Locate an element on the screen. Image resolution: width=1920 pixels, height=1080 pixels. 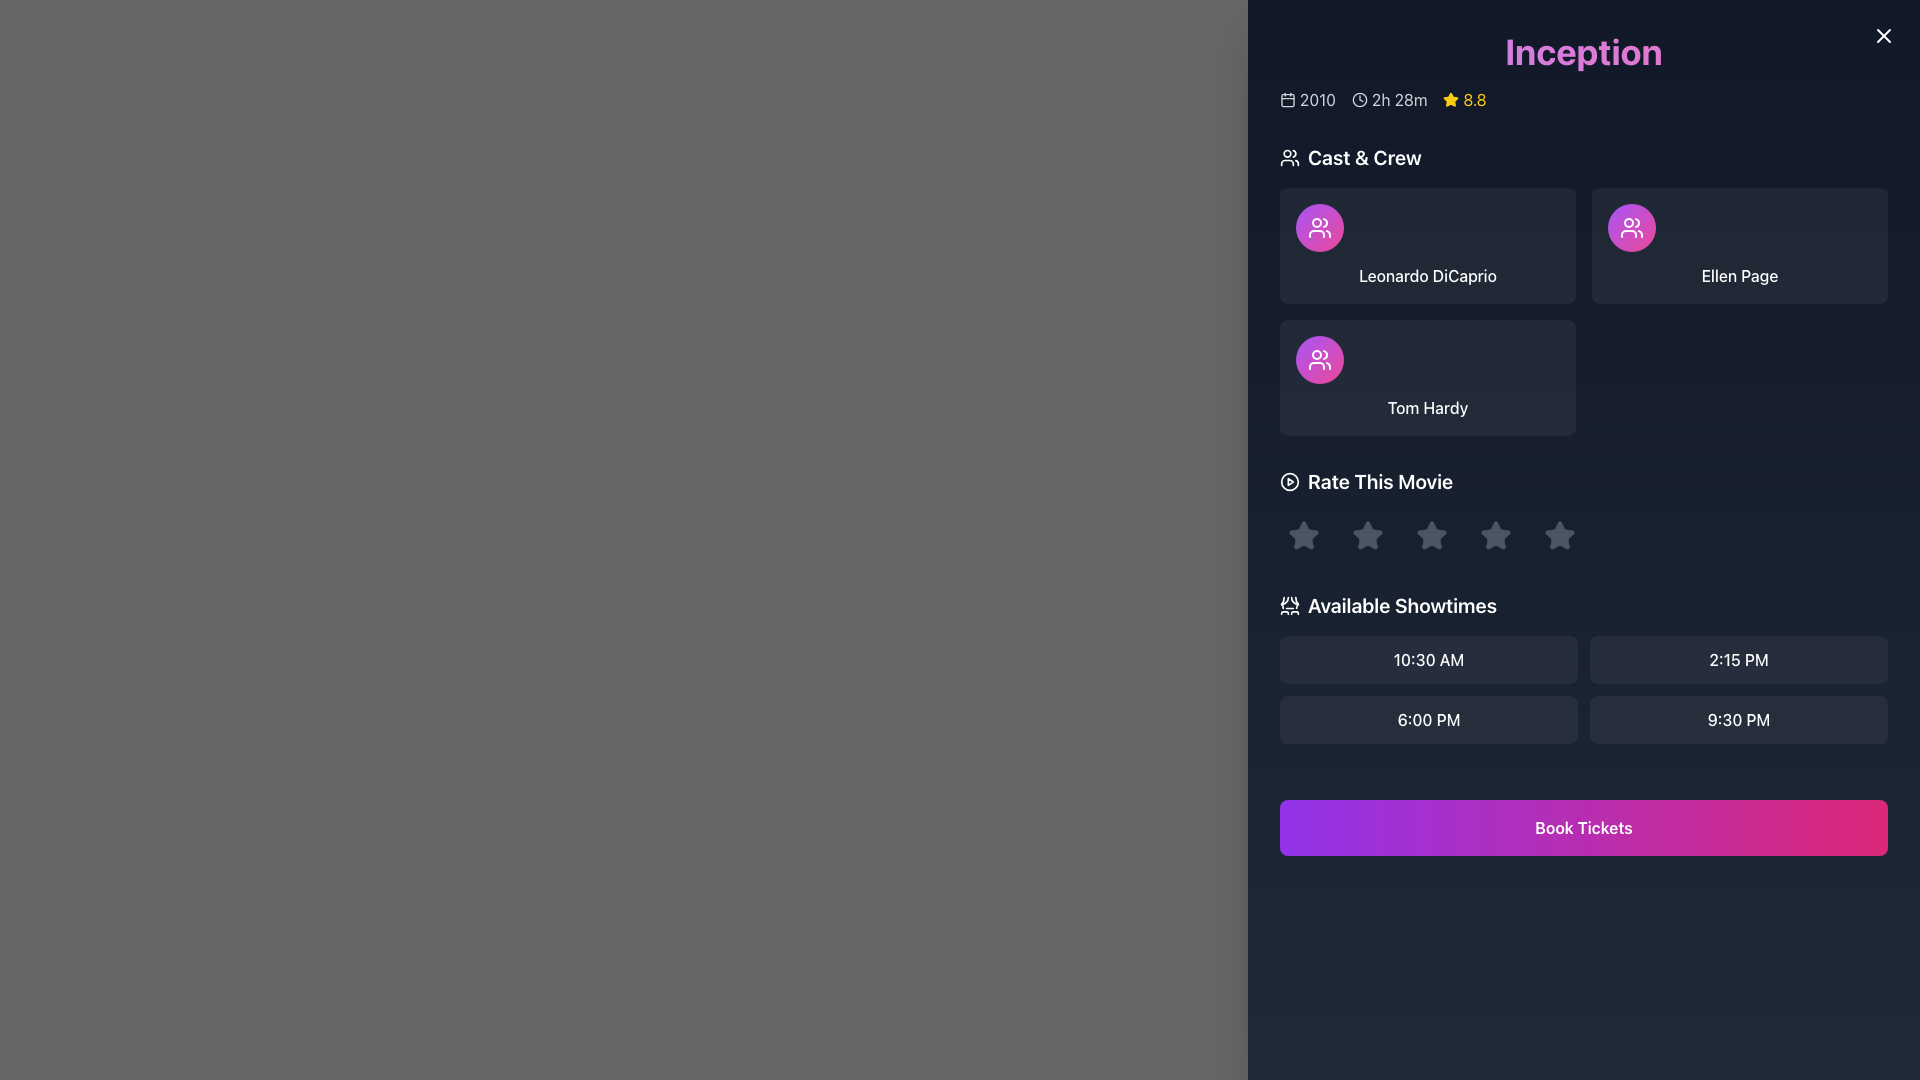
the 'Book Tickets' button is located at coordinates (1583, 828).